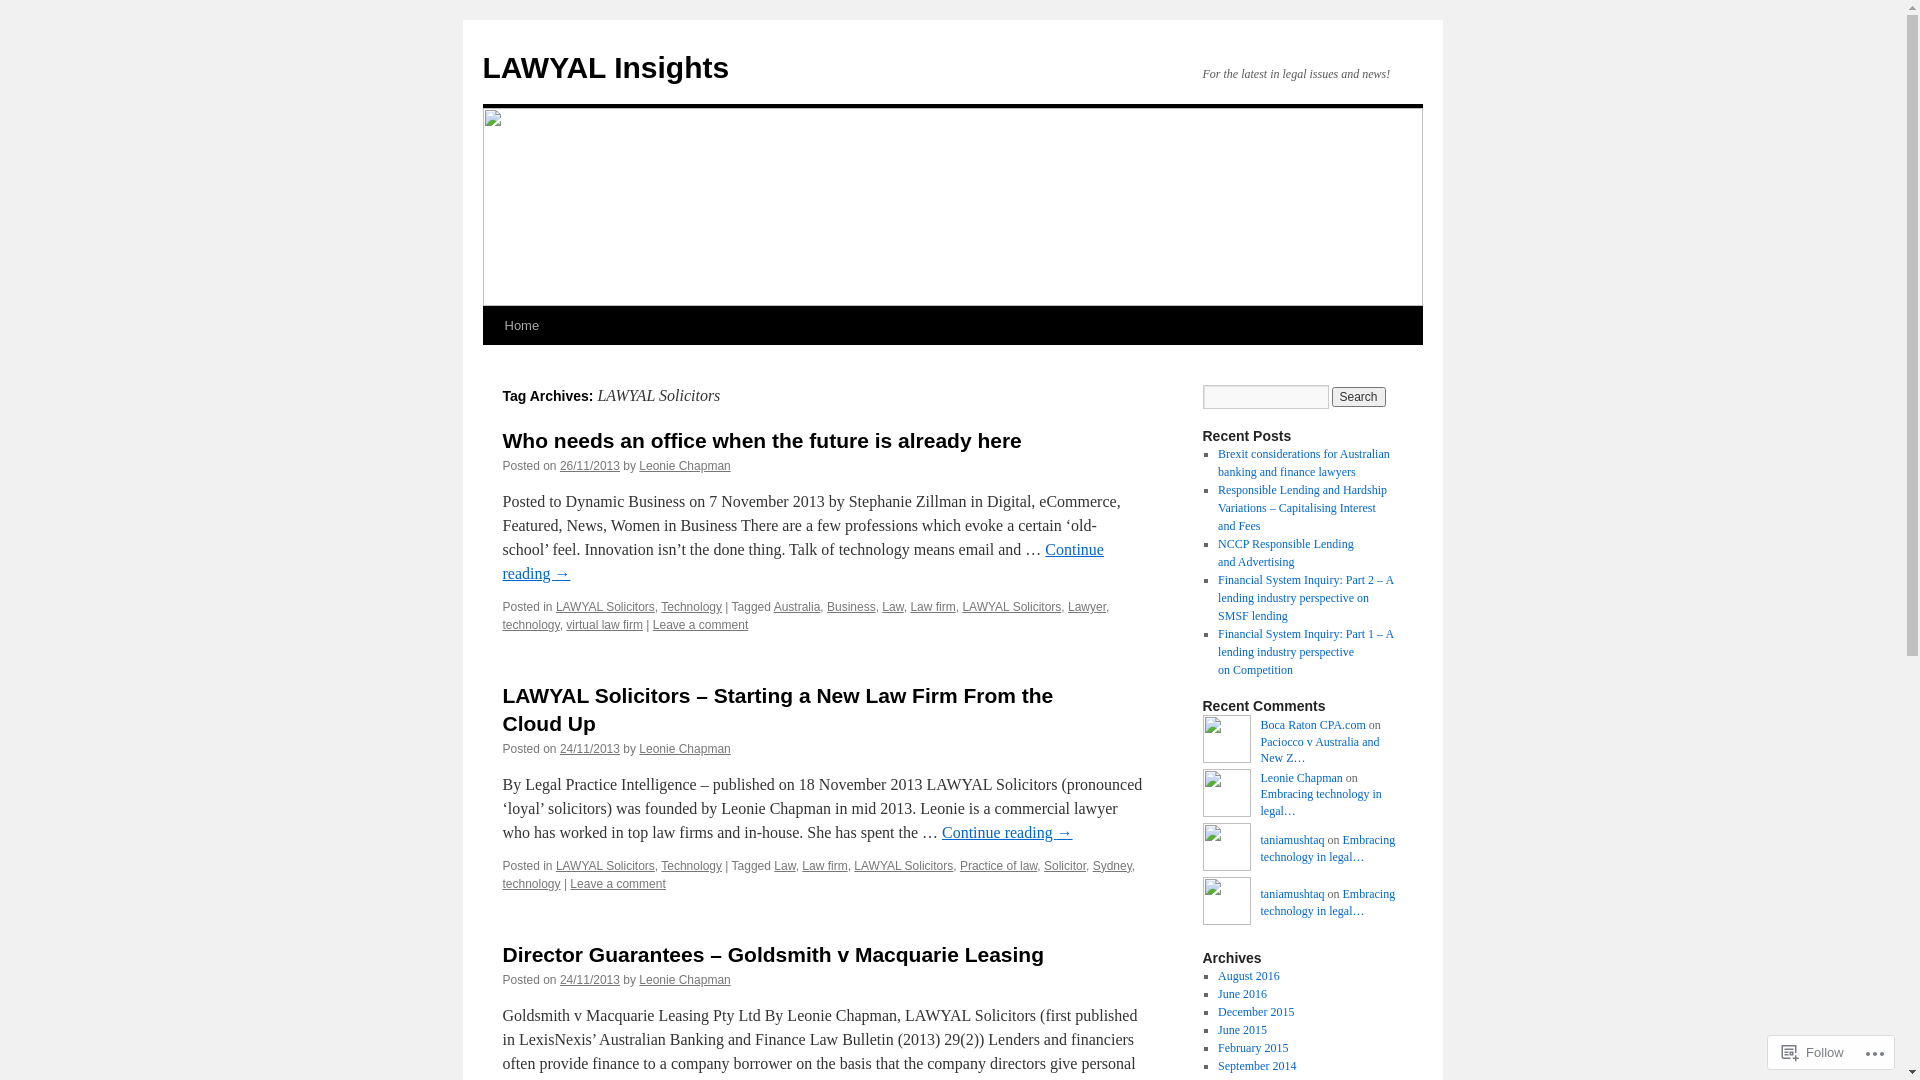 This screenshot has height=1080, width=1920. Describe the element at coordinates (1258, 725) in the screenshot. I see `'Boca Raton CPA.com'` at that location.